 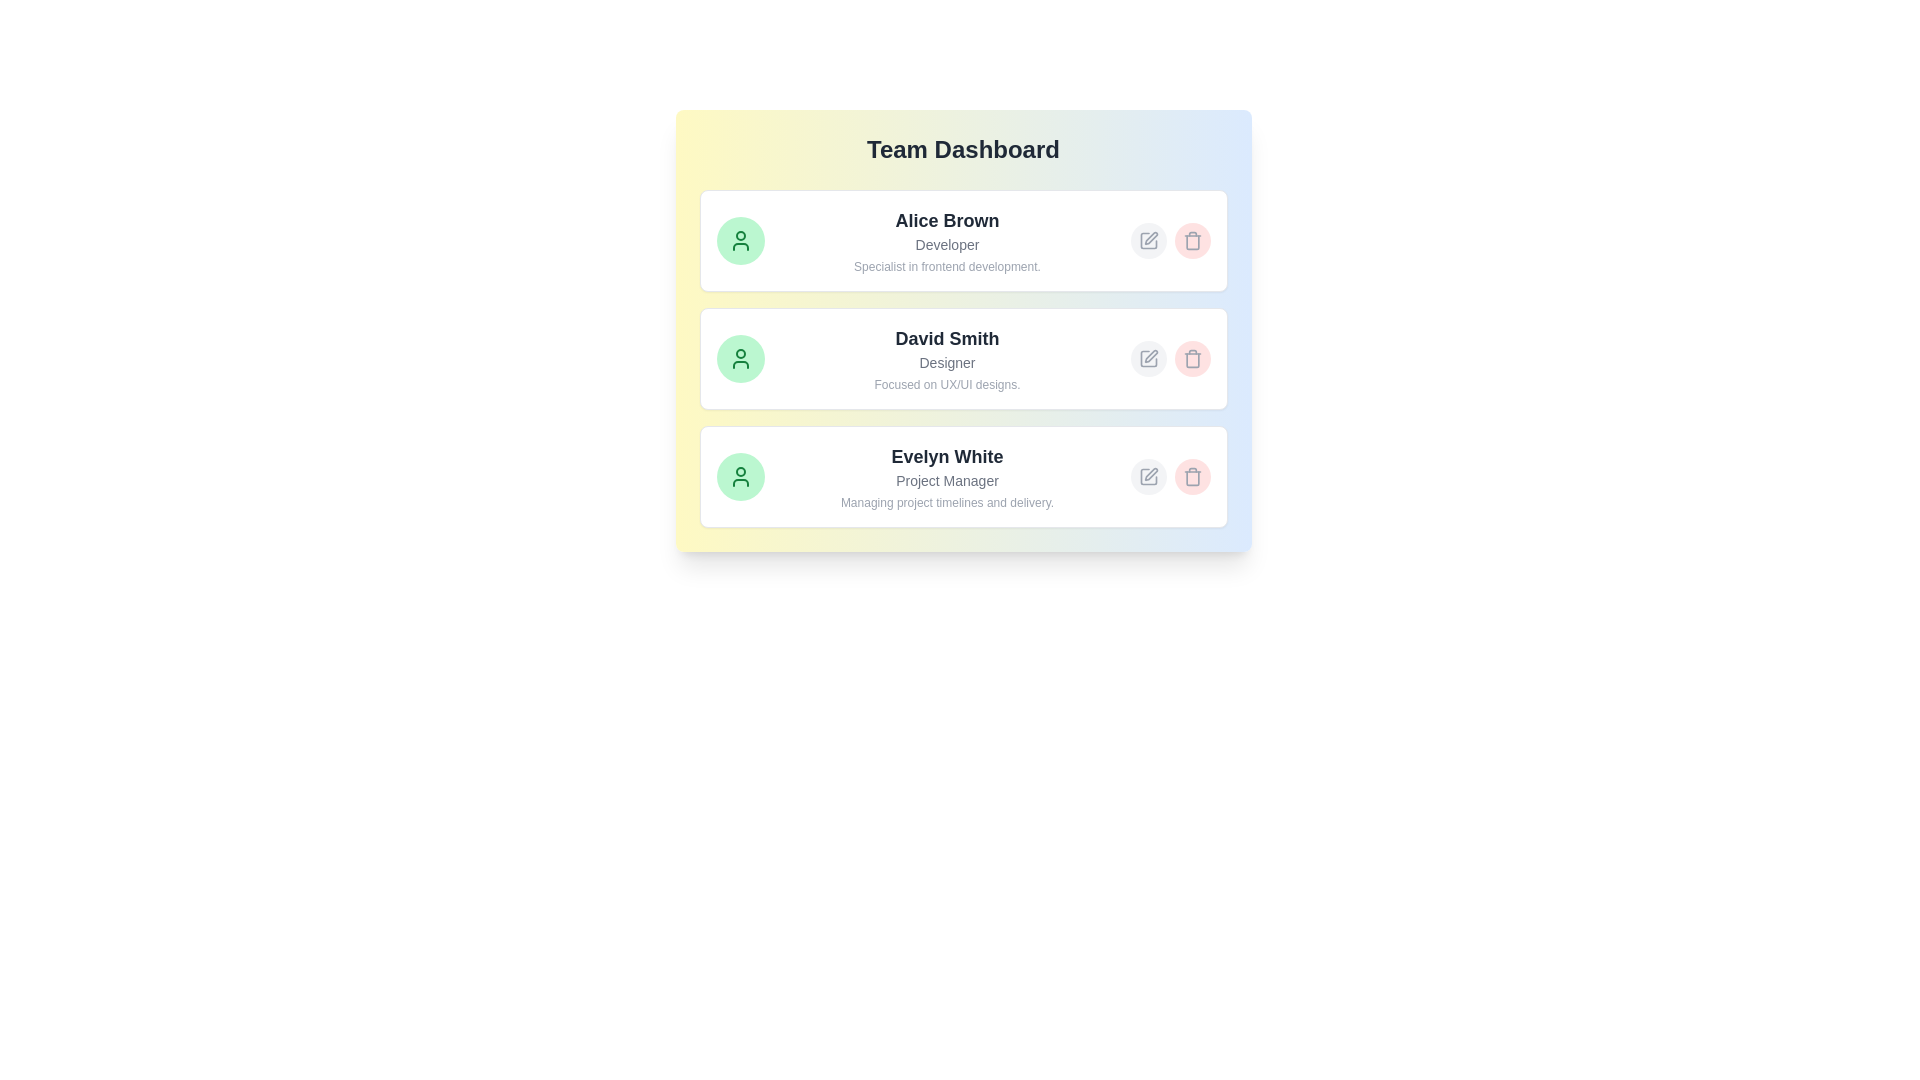 What do you see at coordinates (739, 239) in the screenshot?
I see `the User avatar icon representing 'Alice Brown' located at the left end inside the first card component displaying her information` at bounding box center [739, 239].